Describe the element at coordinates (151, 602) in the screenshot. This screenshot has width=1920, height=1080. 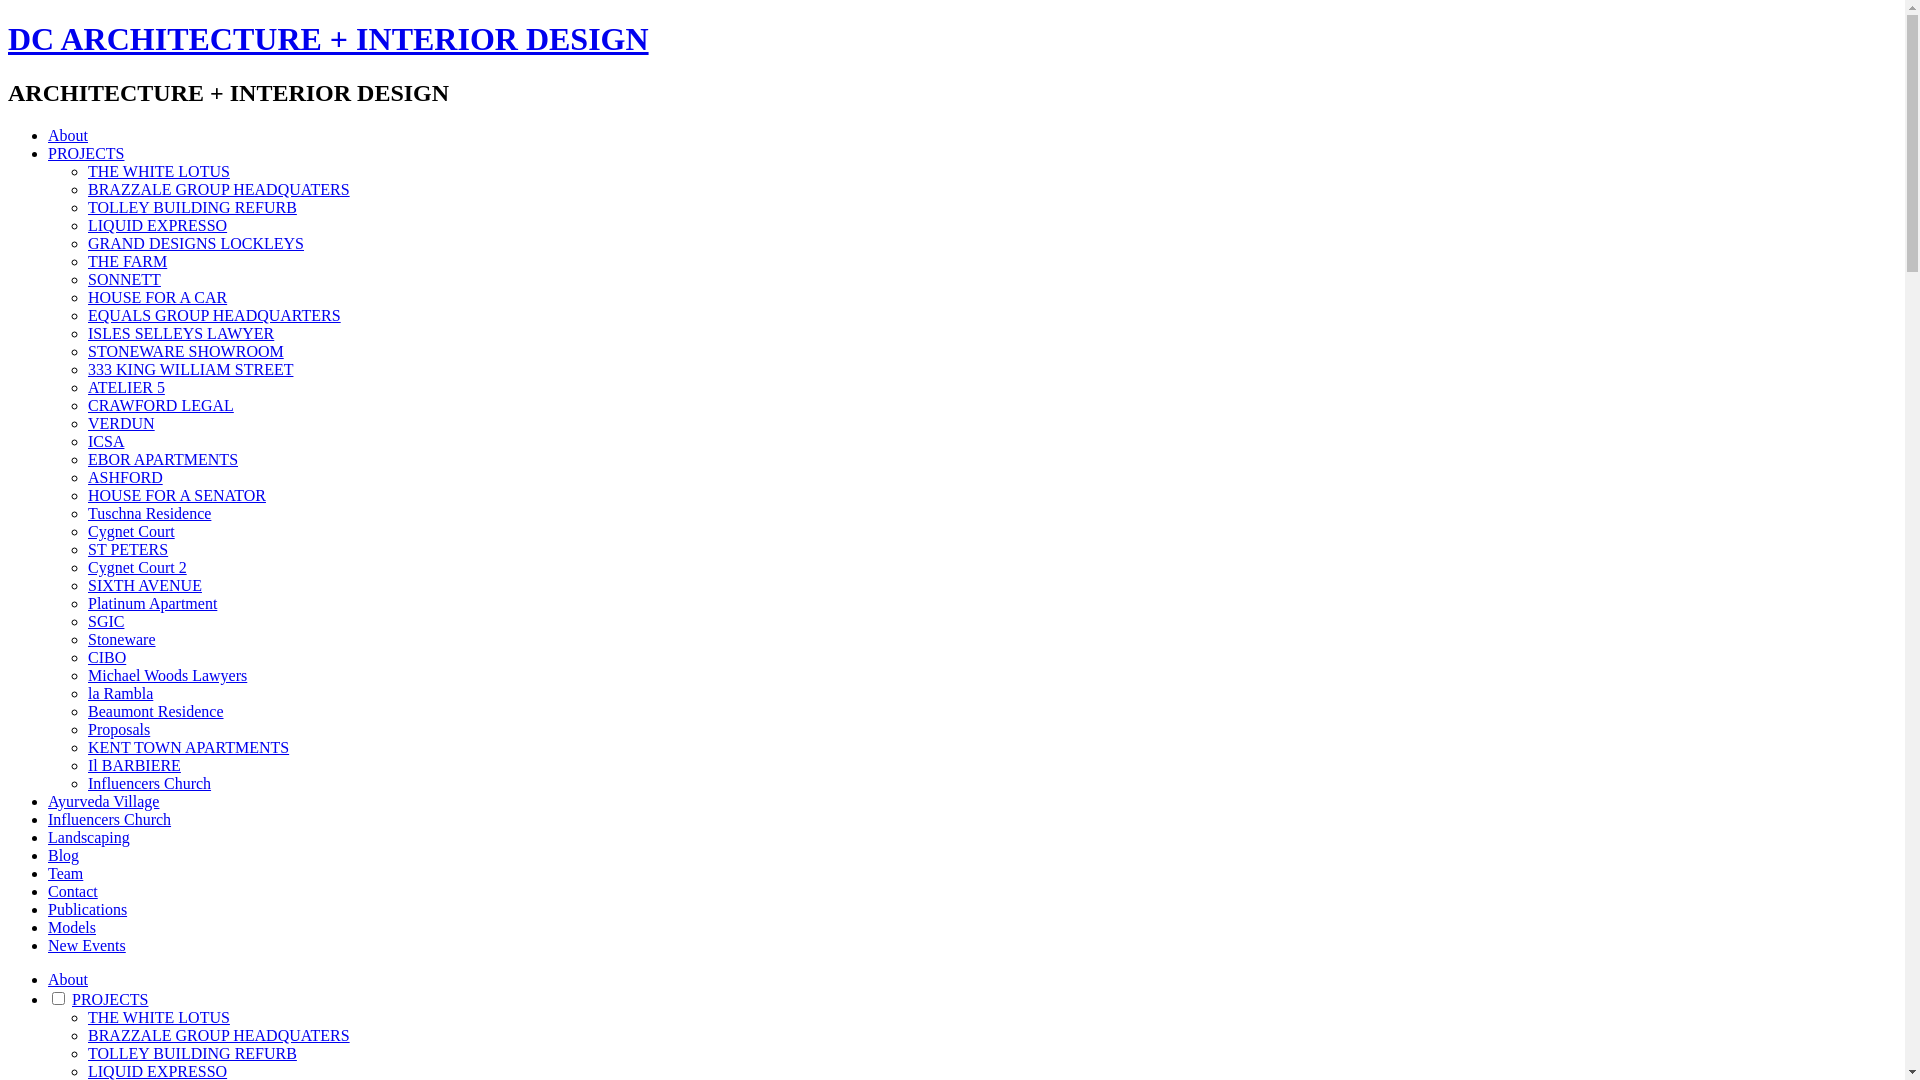
I see `'Platinum Apartment'` at that location.